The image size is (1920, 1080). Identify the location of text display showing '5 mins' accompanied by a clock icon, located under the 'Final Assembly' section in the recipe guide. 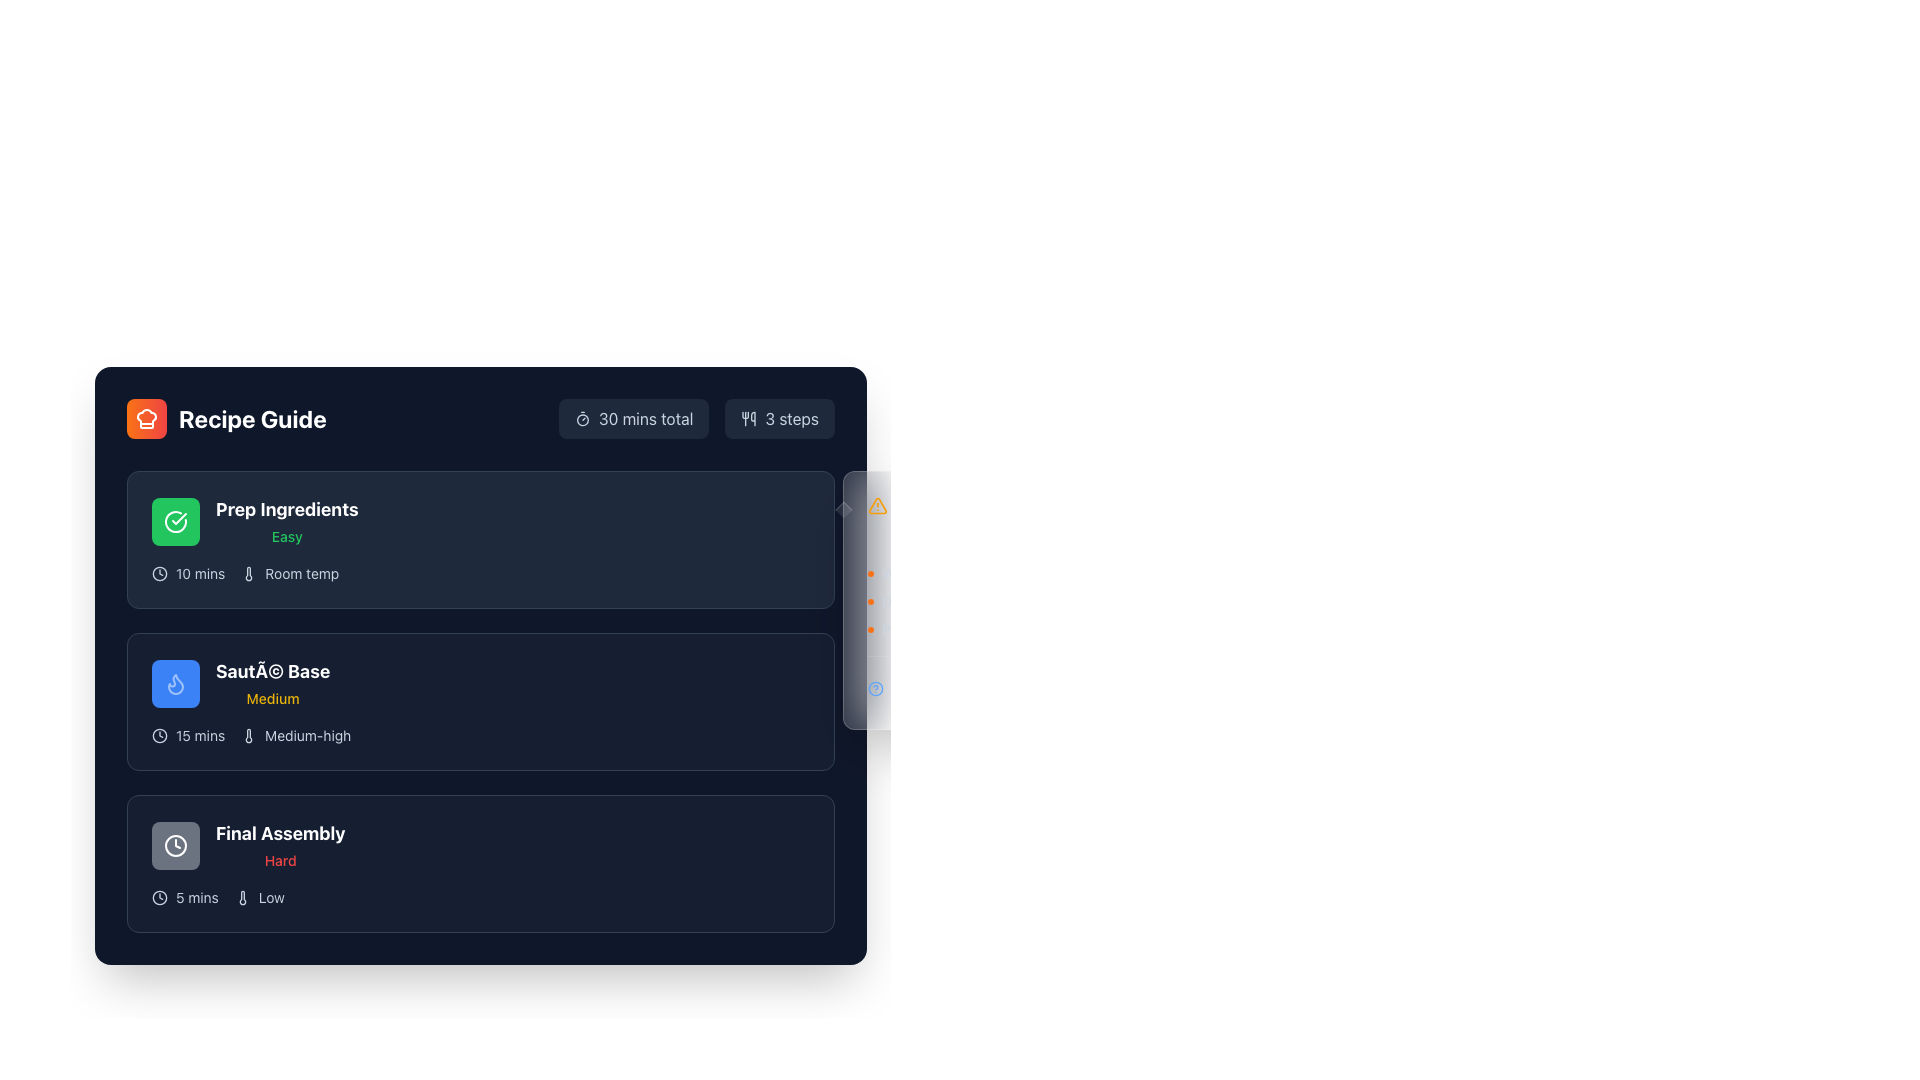
(185, 897).